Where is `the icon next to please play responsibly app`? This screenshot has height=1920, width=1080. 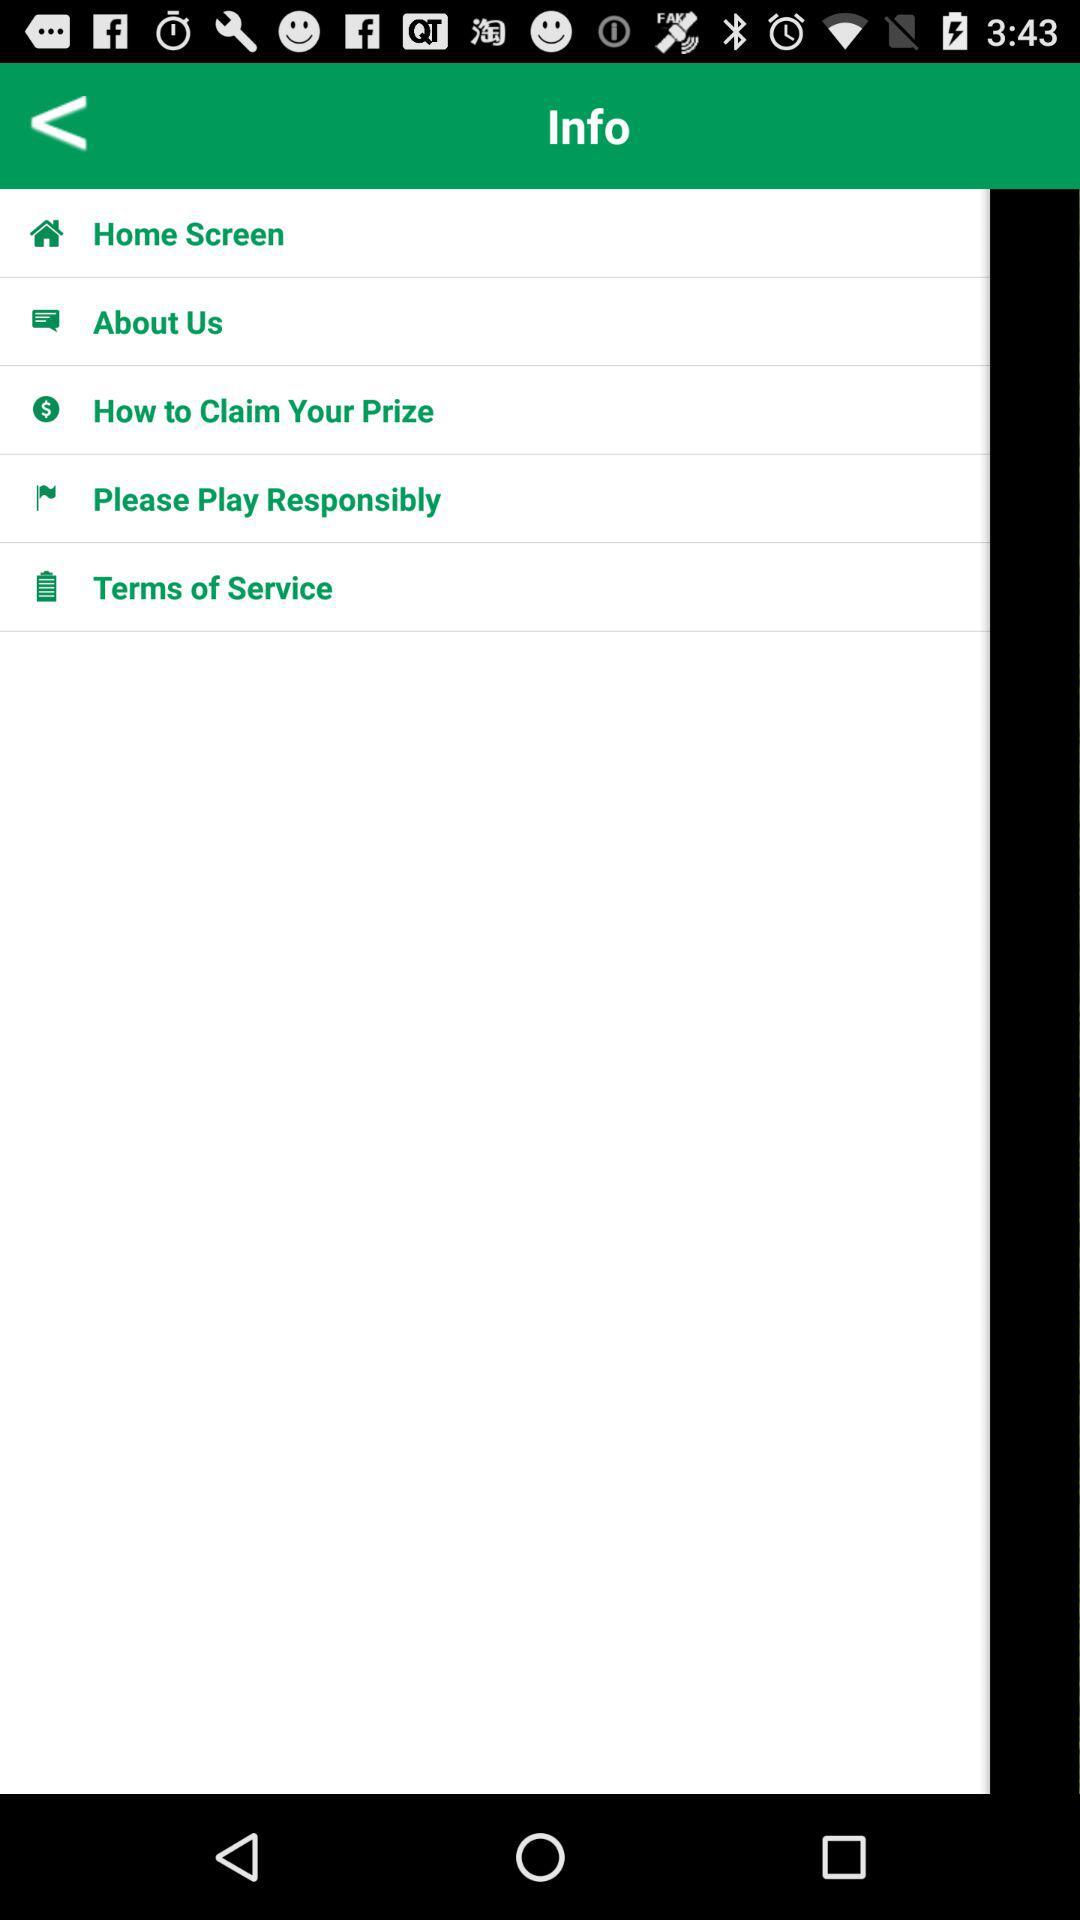
the icon next to please play responsibly app is located at coordinates (1034, 991).